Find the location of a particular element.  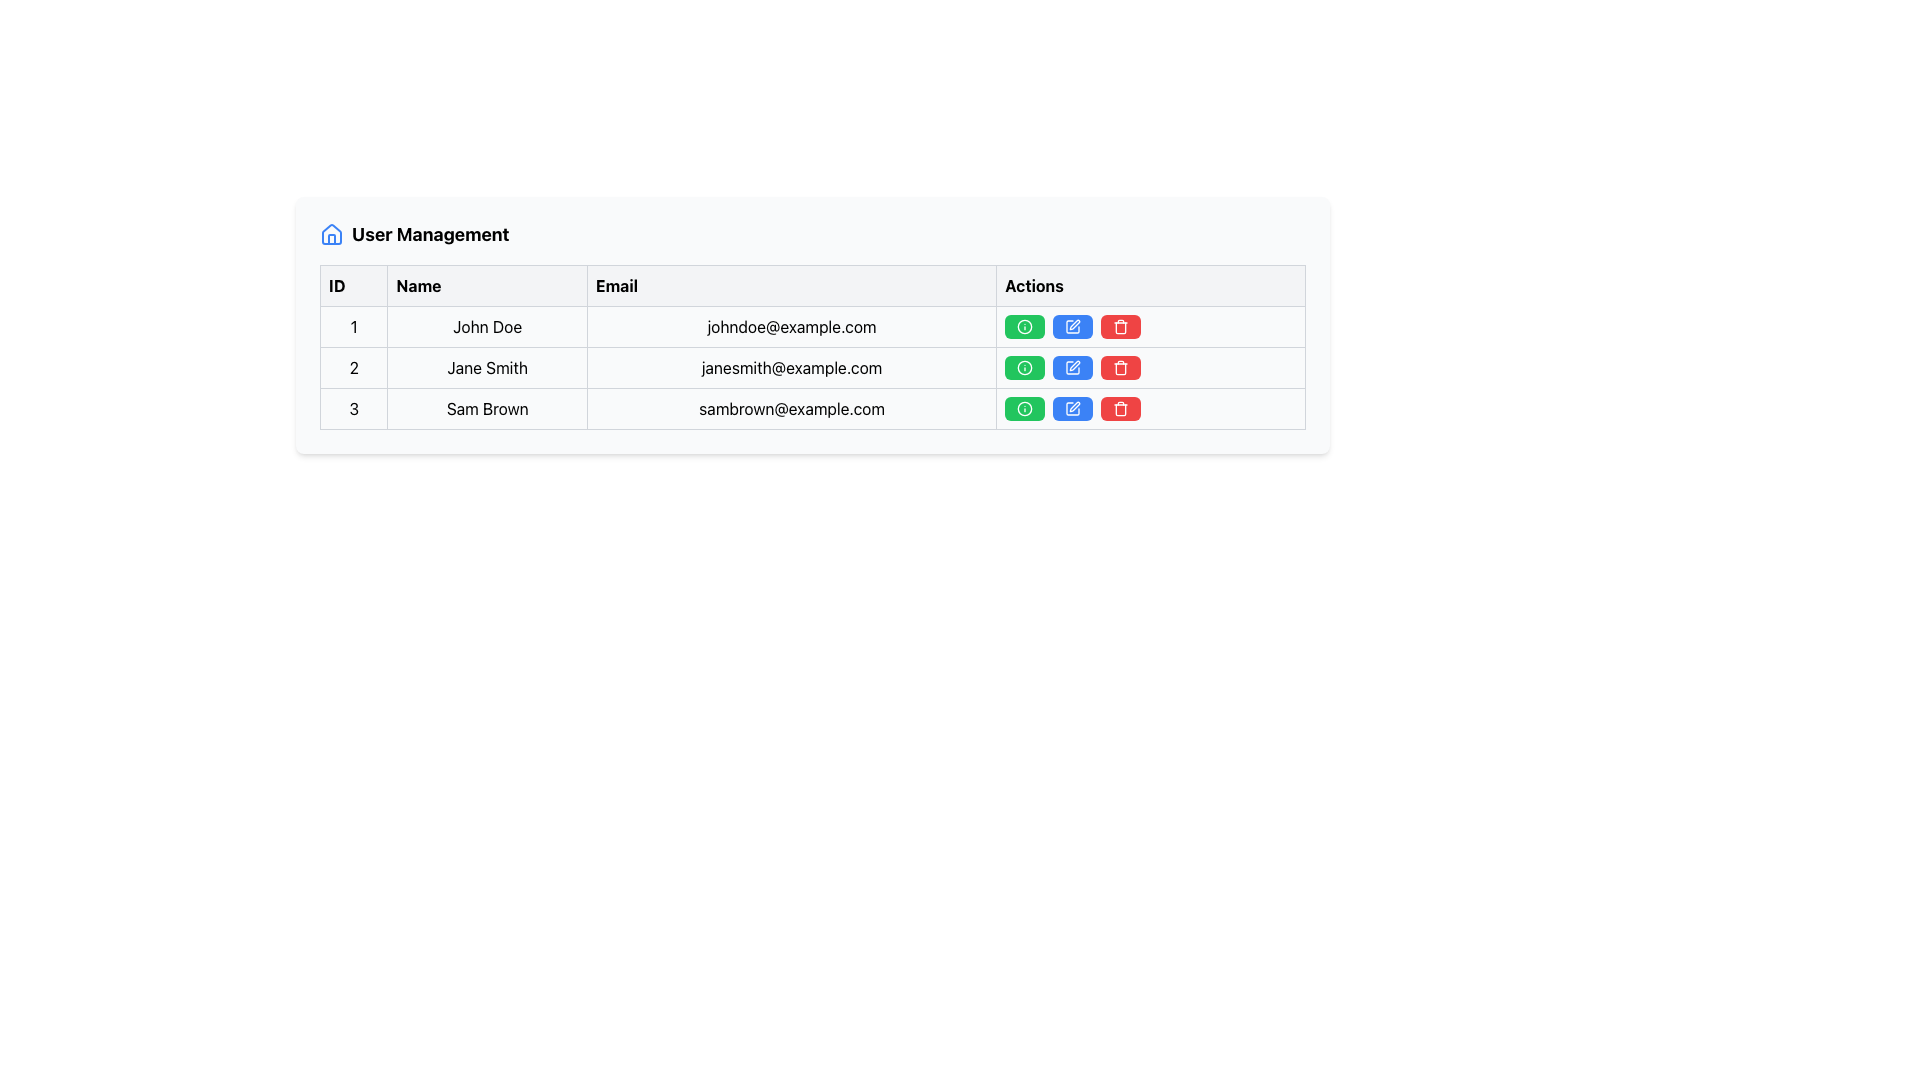

the square frame icon in the 'Actions' column for Jane Smith in the user management table is located at coordinates (1072, 407).